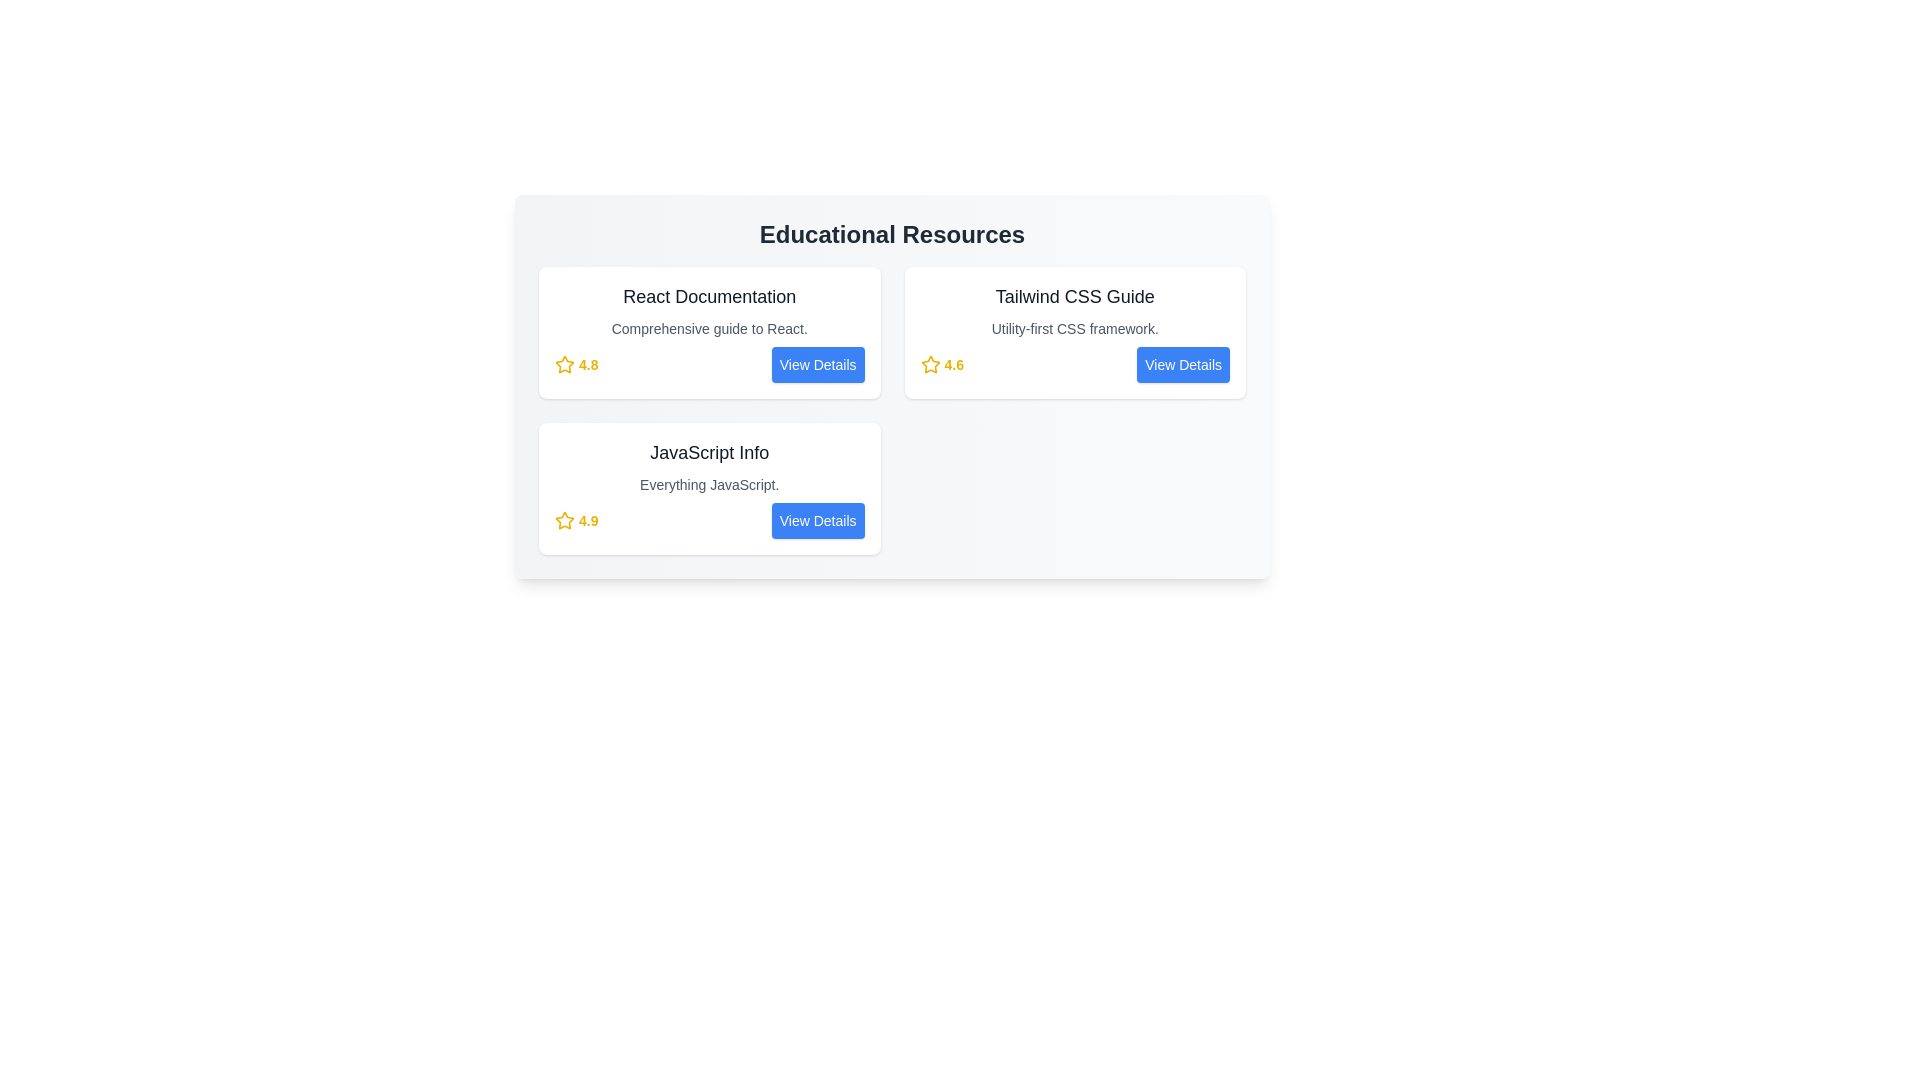 Image resolution: width=1920 pixels, height=1080 pixels. Describe the element at coordinates (709, 485) in the screenshot. I see `the description of the resource titled 'JavaScript Info'` at that location.